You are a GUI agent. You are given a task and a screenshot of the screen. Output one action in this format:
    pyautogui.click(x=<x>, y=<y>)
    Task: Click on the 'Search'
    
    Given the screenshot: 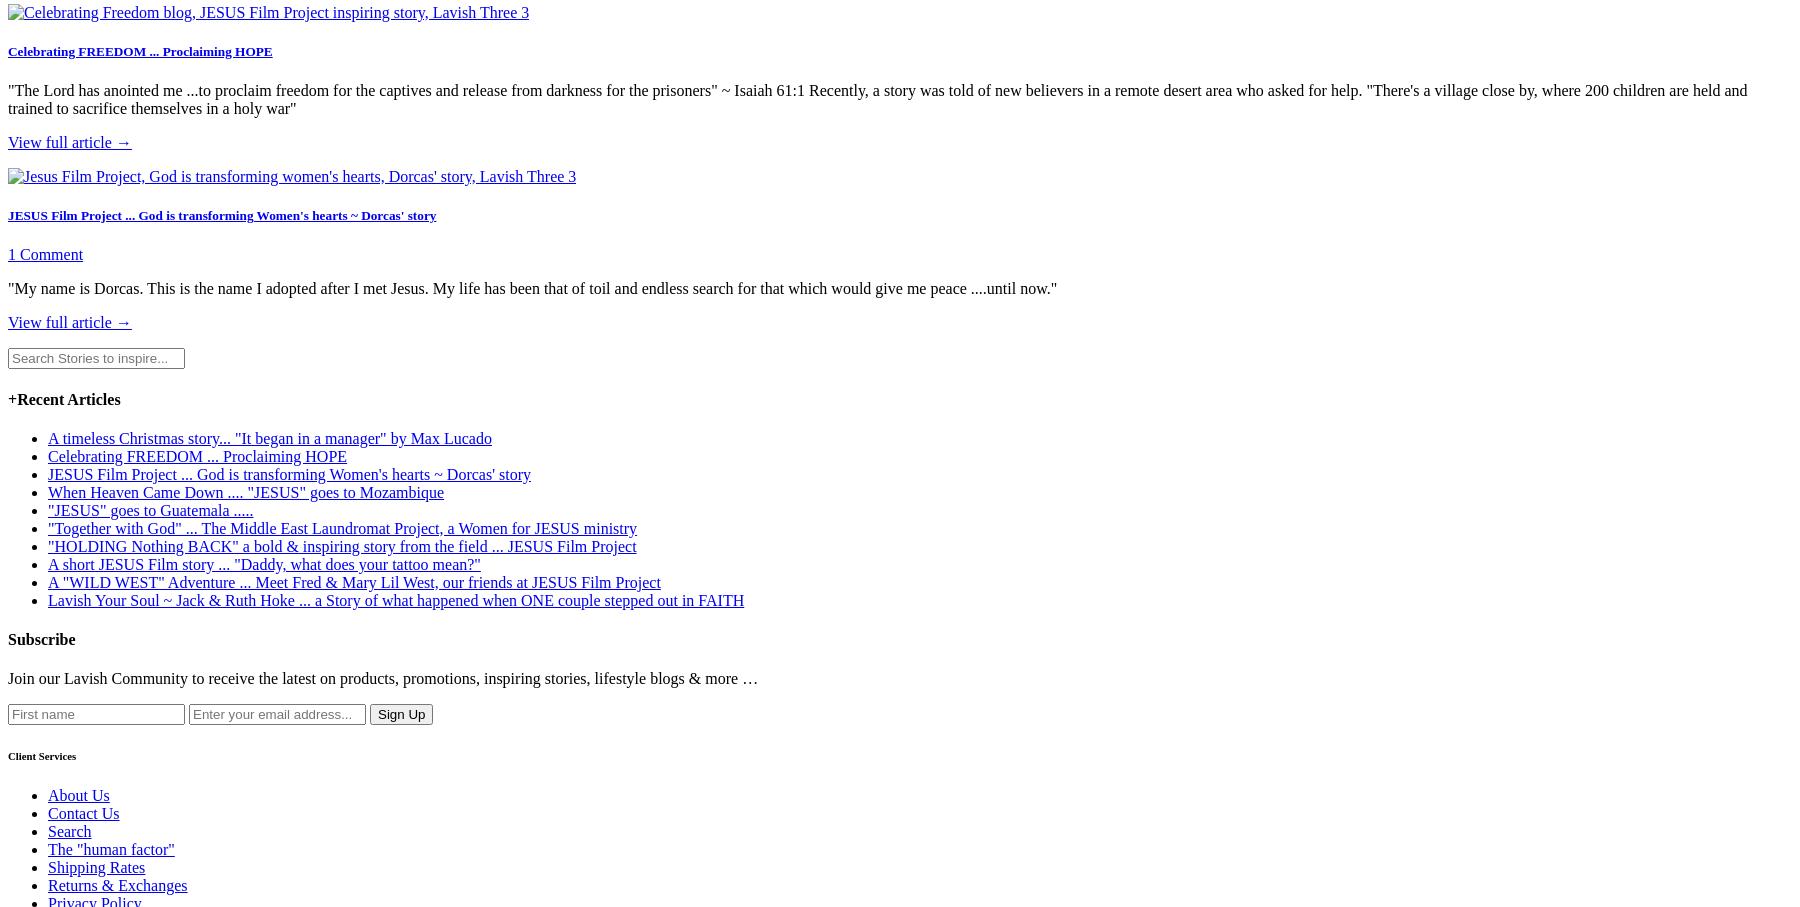 What is the action you would take?
    pyautogui.click(x=68, y=830)
    